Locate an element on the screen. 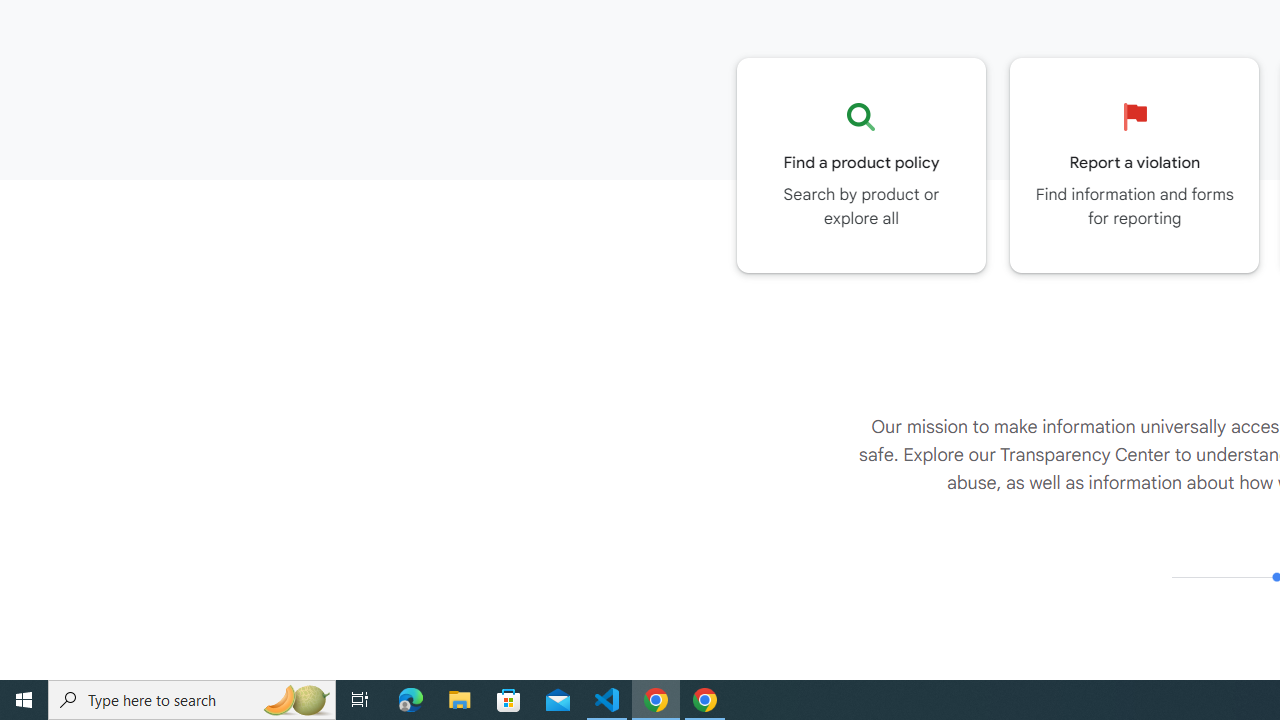 Image resolution: width=1280 pixels, height=720 pixels. 'Go to the Reporting and appeals page' is located at coordinates (1134, 164).